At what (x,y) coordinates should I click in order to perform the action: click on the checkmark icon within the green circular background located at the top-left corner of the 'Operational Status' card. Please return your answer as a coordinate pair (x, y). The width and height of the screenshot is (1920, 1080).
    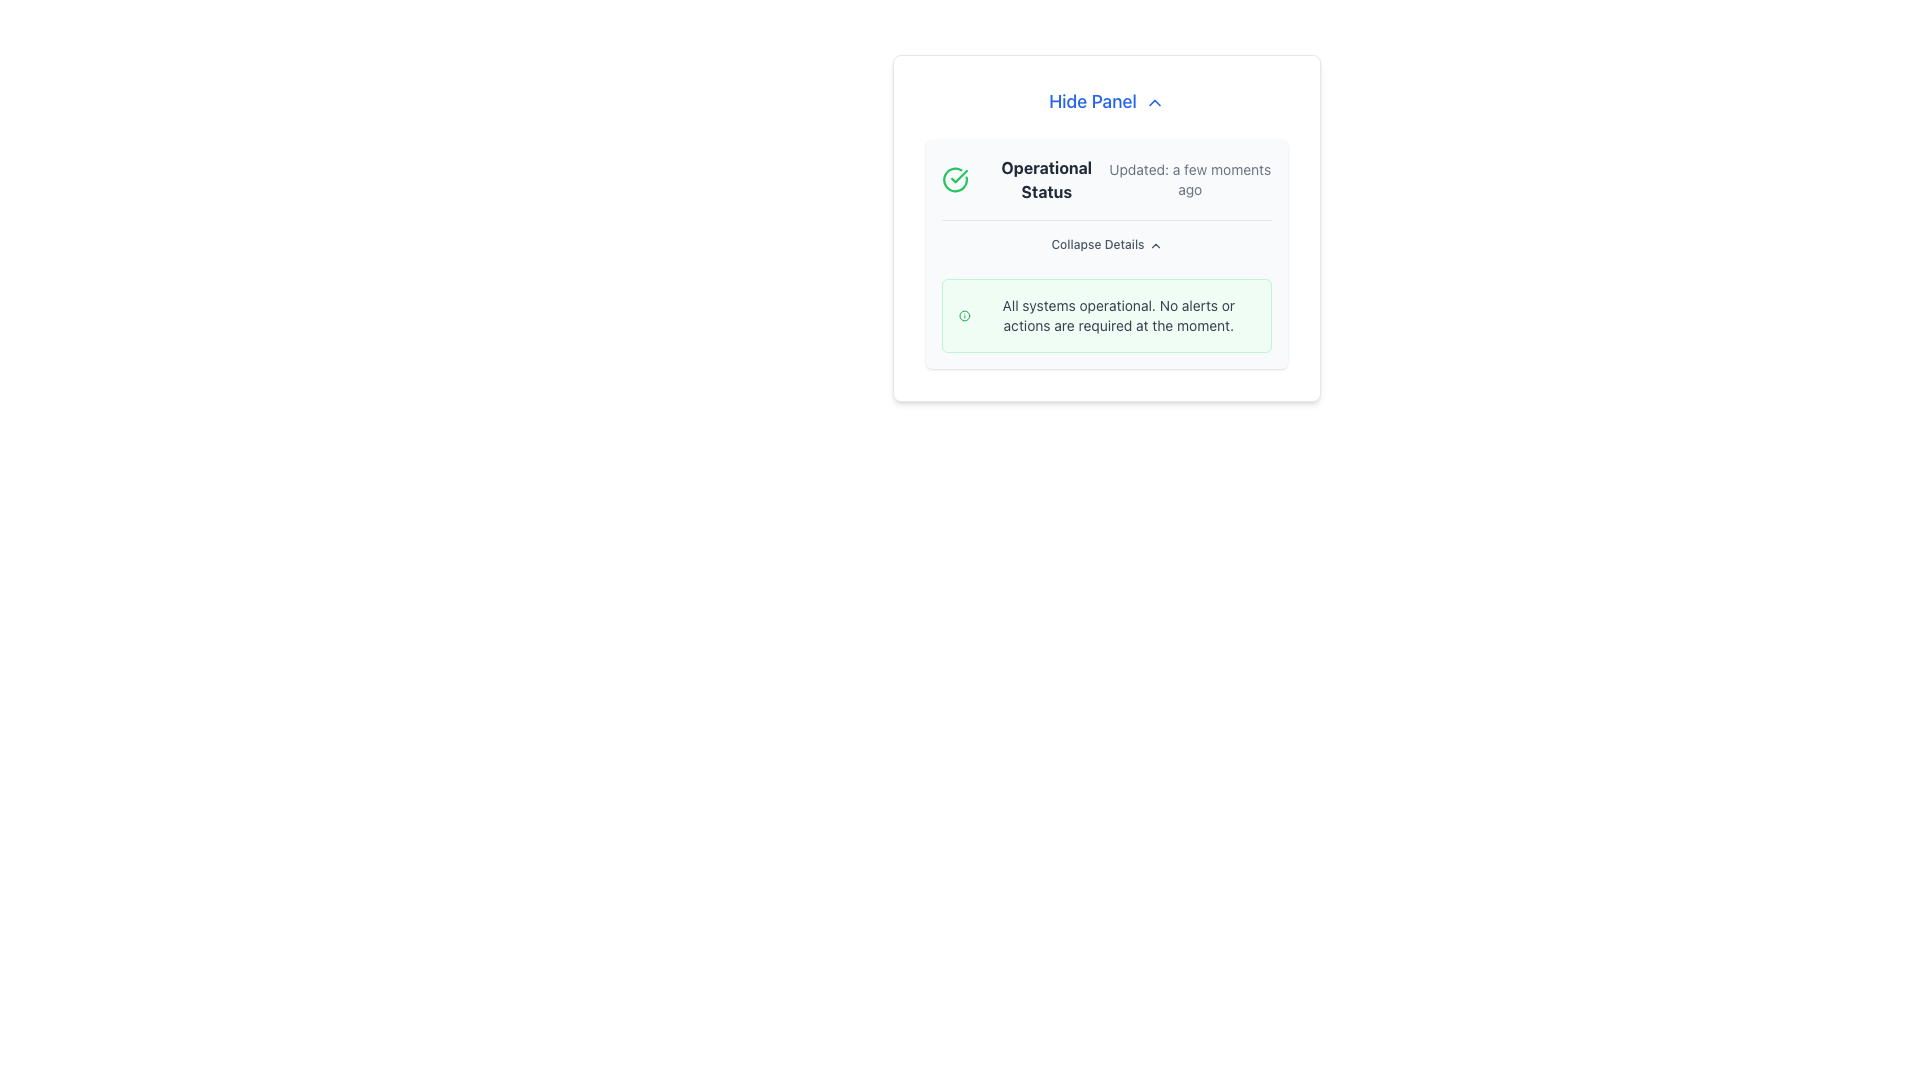
    Looking at the image, I should click on (958, 175).